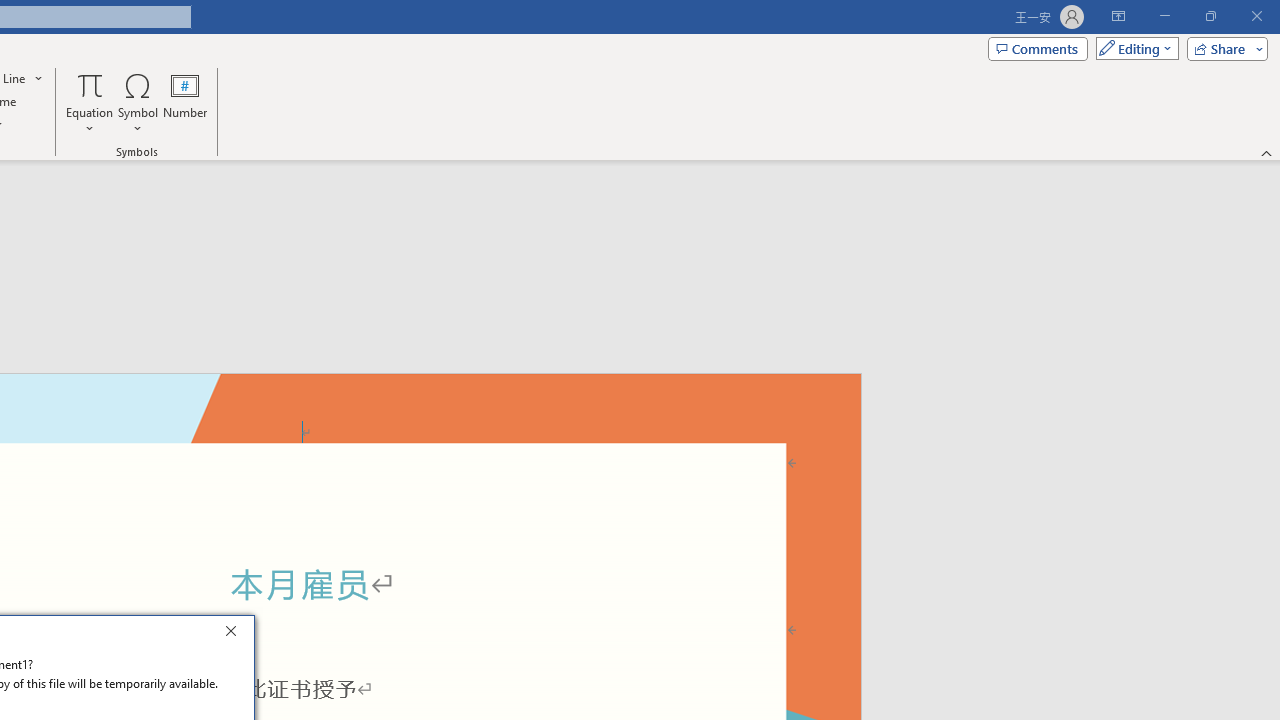  What do you see at coordinates (89, 103) in the screenshot?
I see `'Equation'` at bounding box center [89, 103].